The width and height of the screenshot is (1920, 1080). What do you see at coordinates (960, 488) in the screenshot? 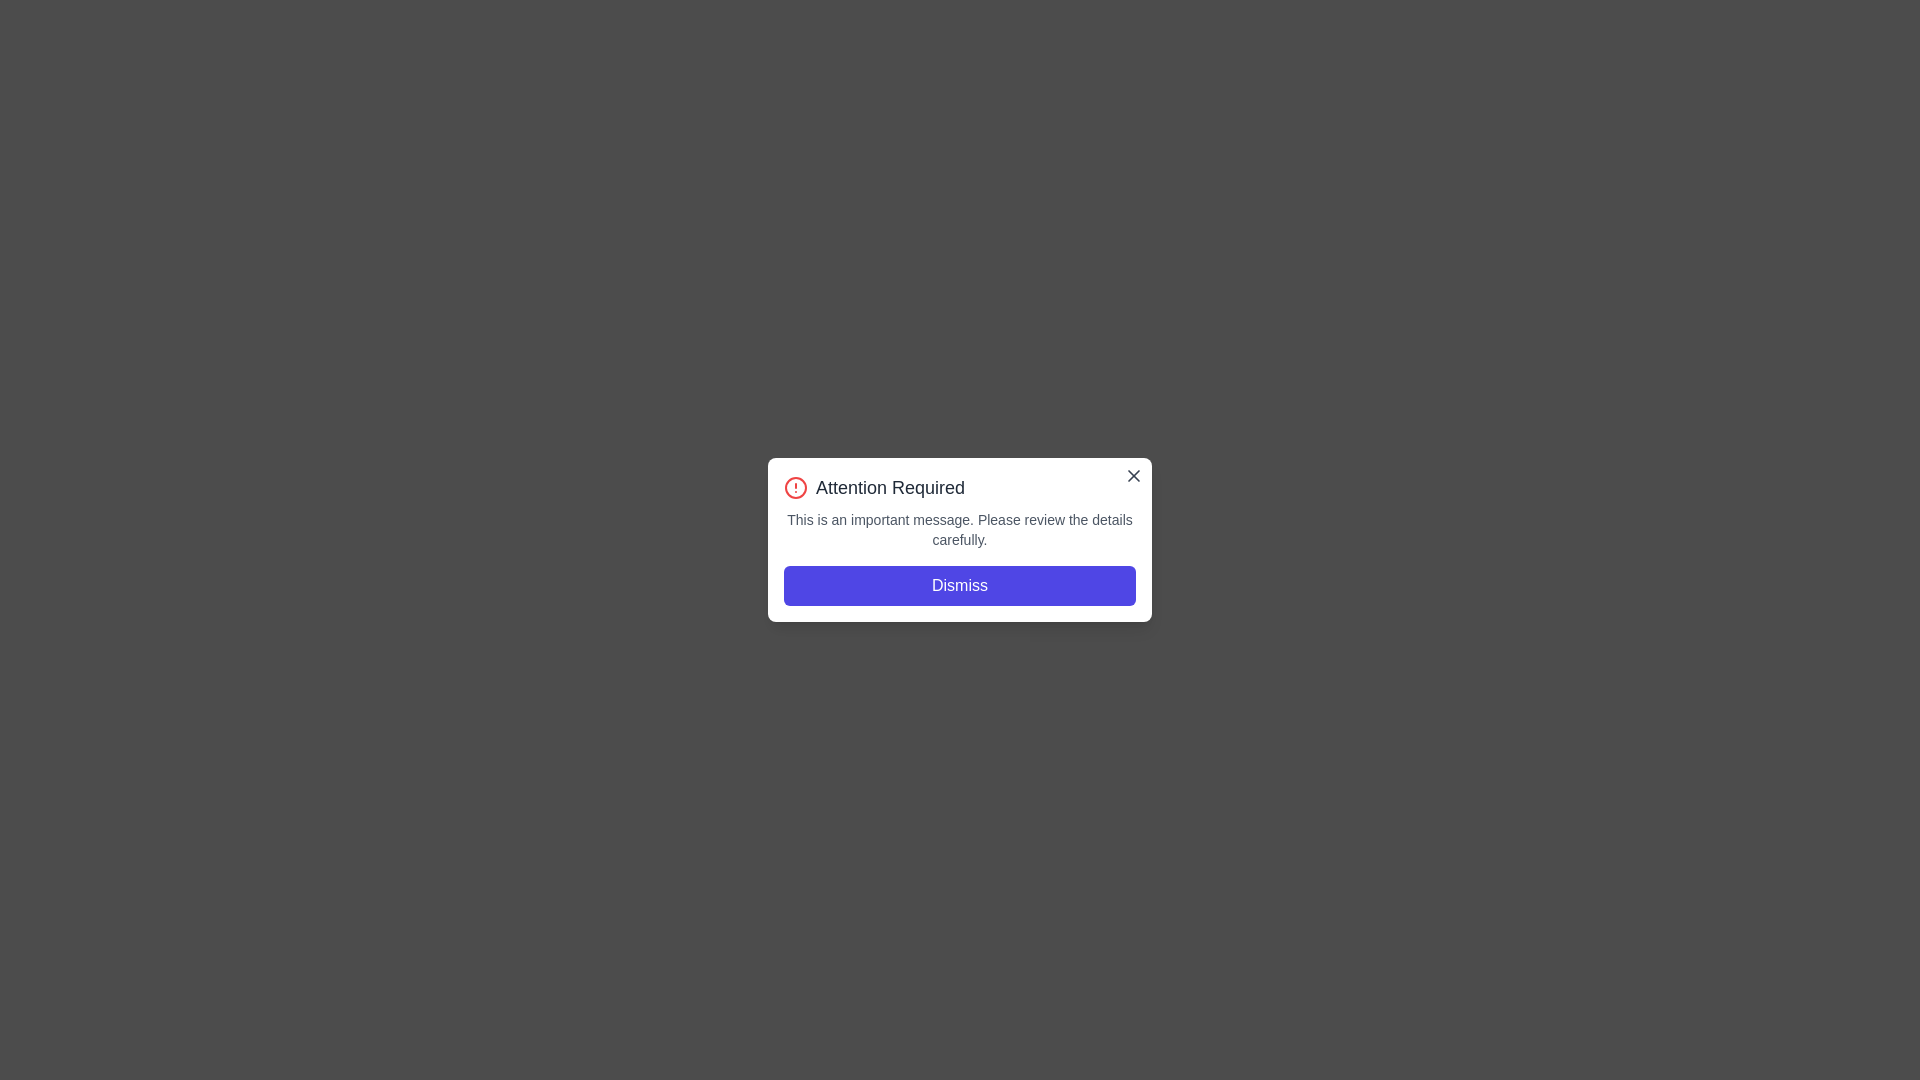
I see `alert text from the Alert Header with Icon that displays 'Attention Required' in bold, located at the top of the white alert box` at bounding box center [960, 488].